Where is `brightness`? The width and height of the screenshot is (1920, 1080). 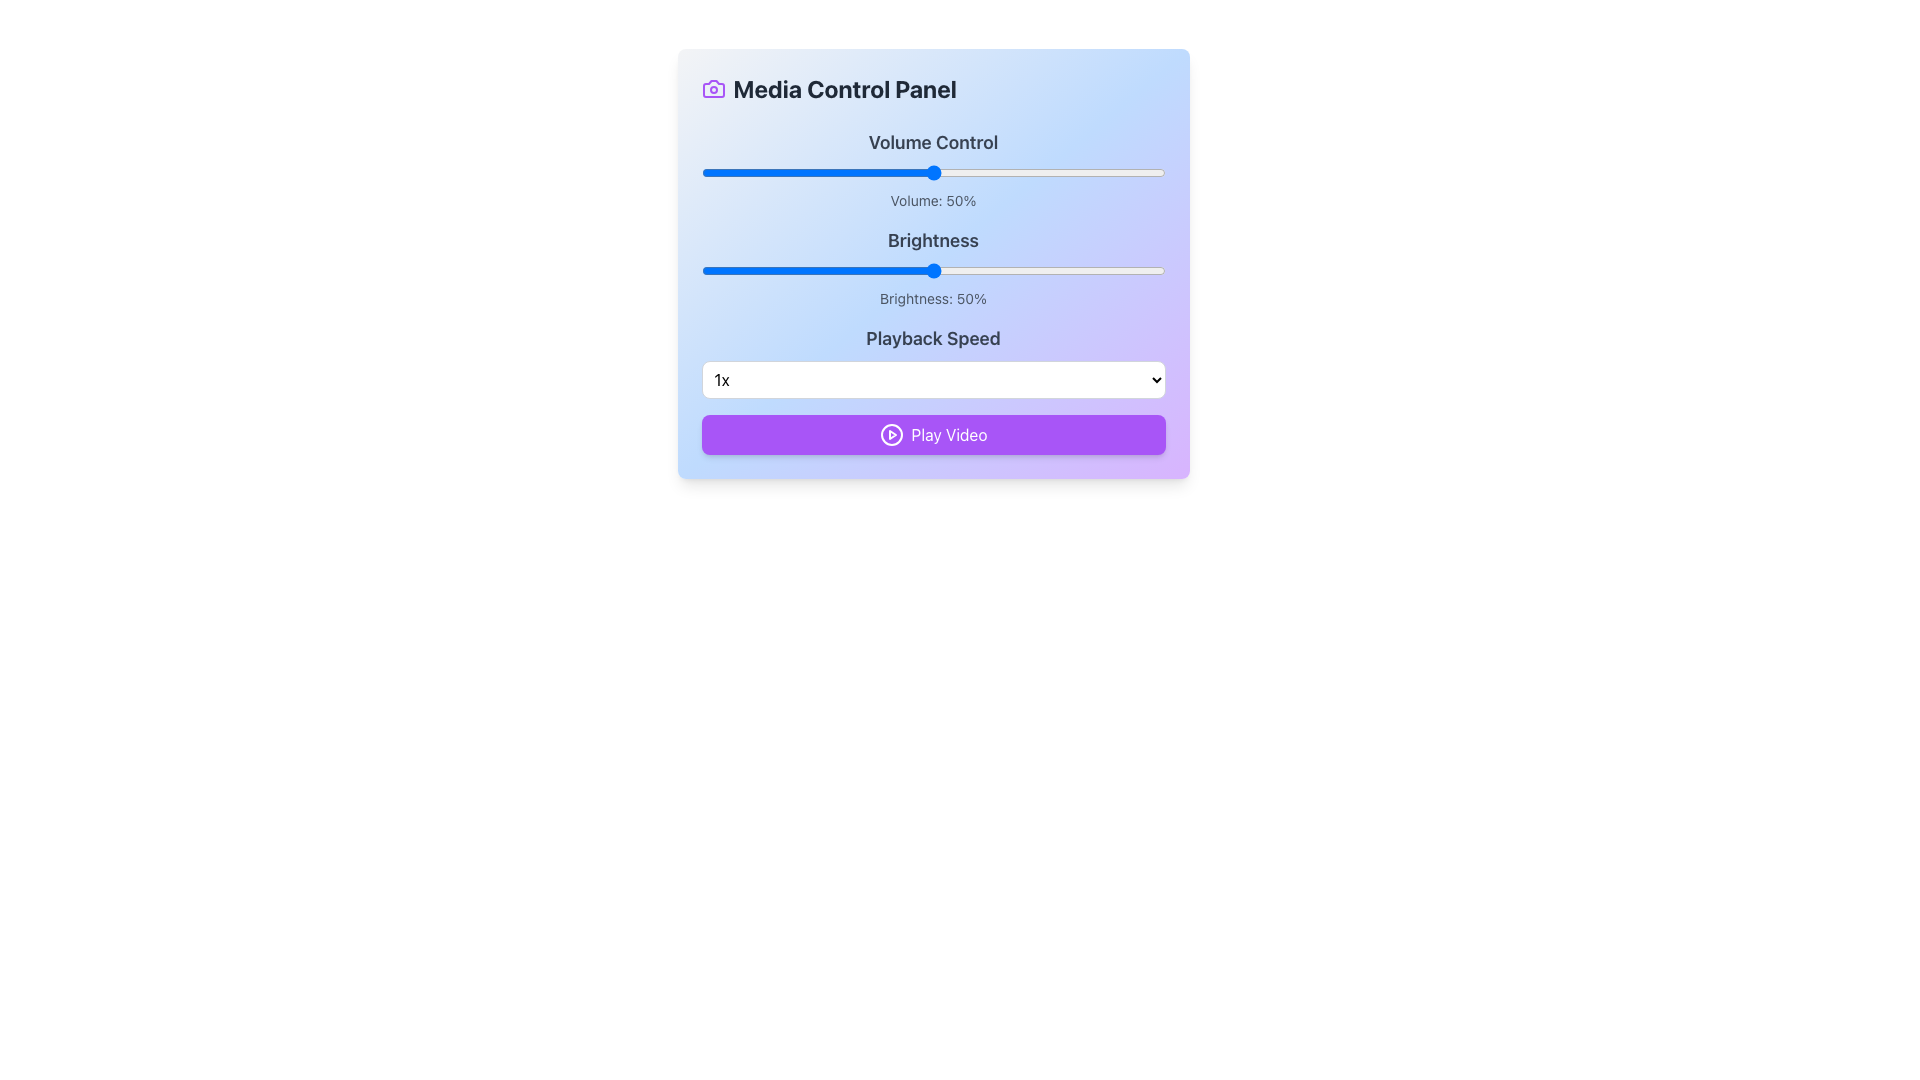 brightness is located at coordinates (998, 270).